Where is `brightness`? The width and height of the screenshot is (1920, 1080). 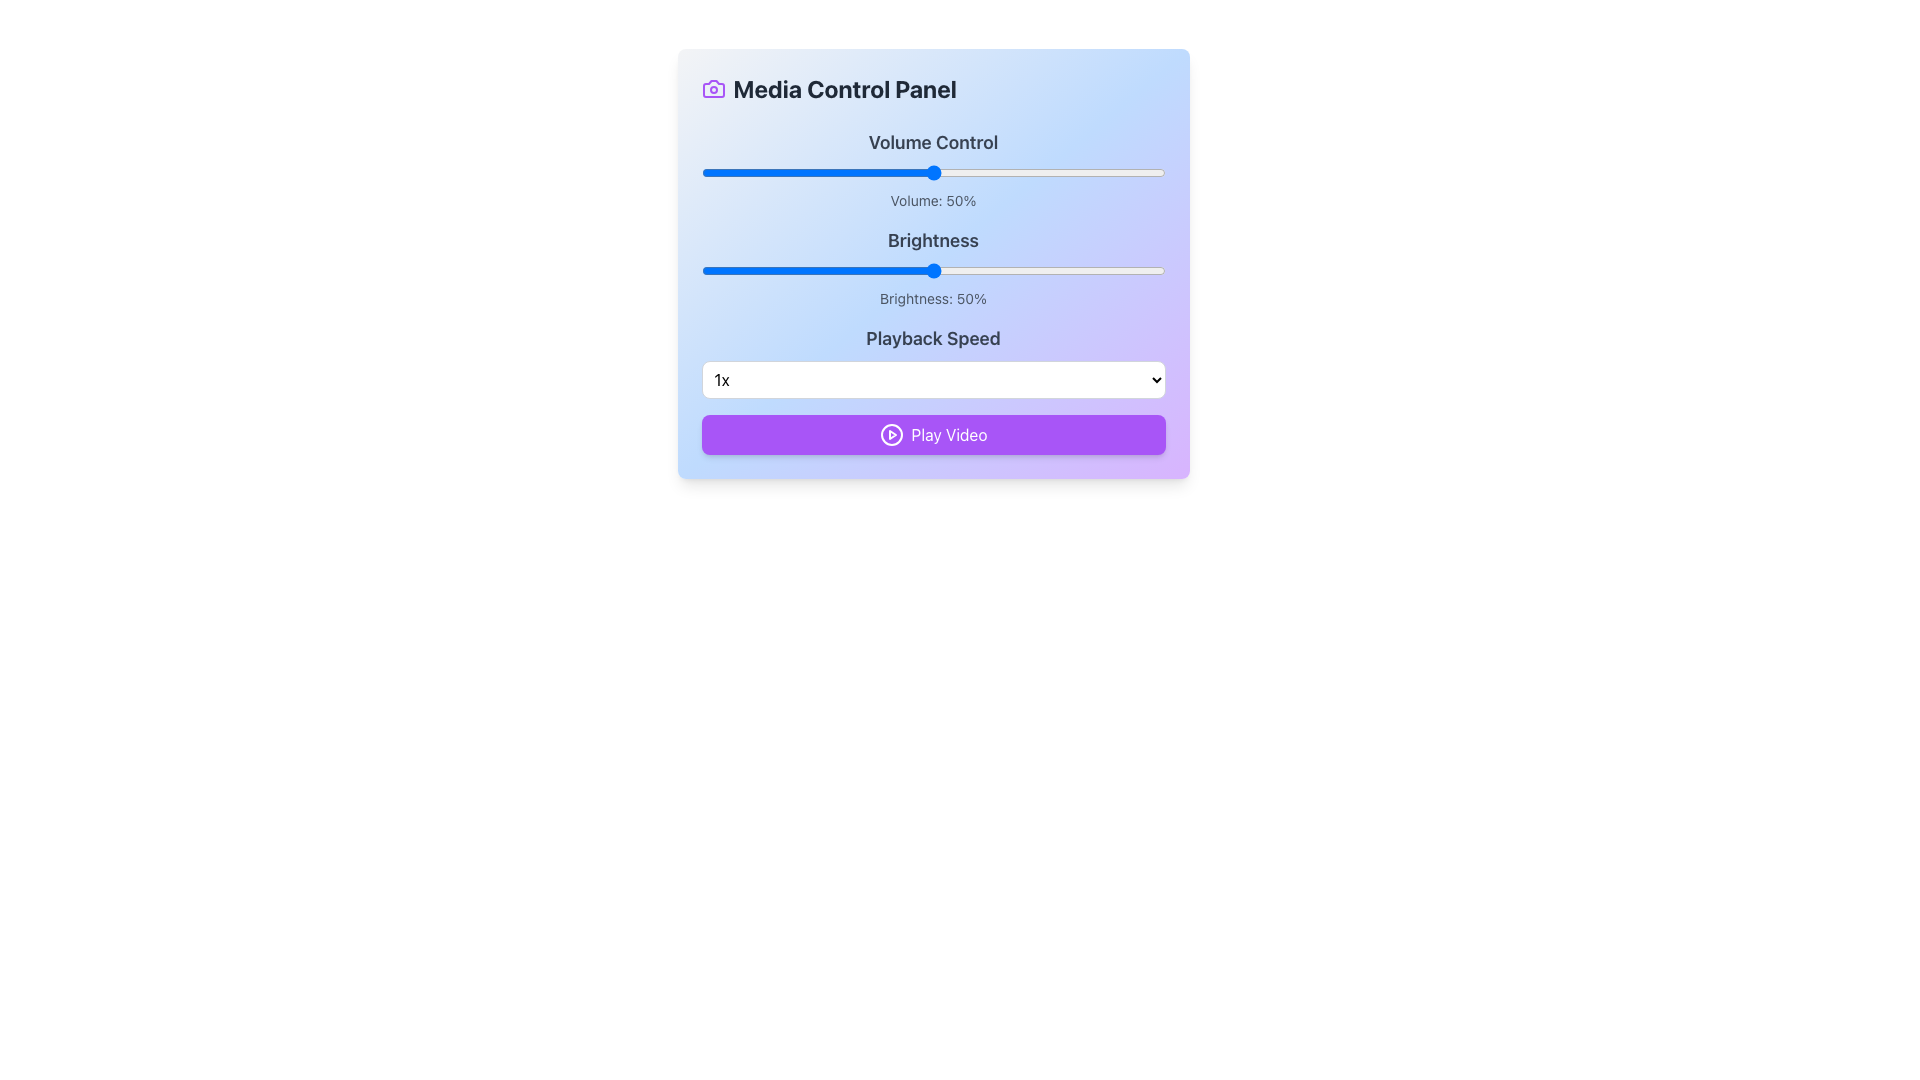 brightness is located at coordinates (998, 270).